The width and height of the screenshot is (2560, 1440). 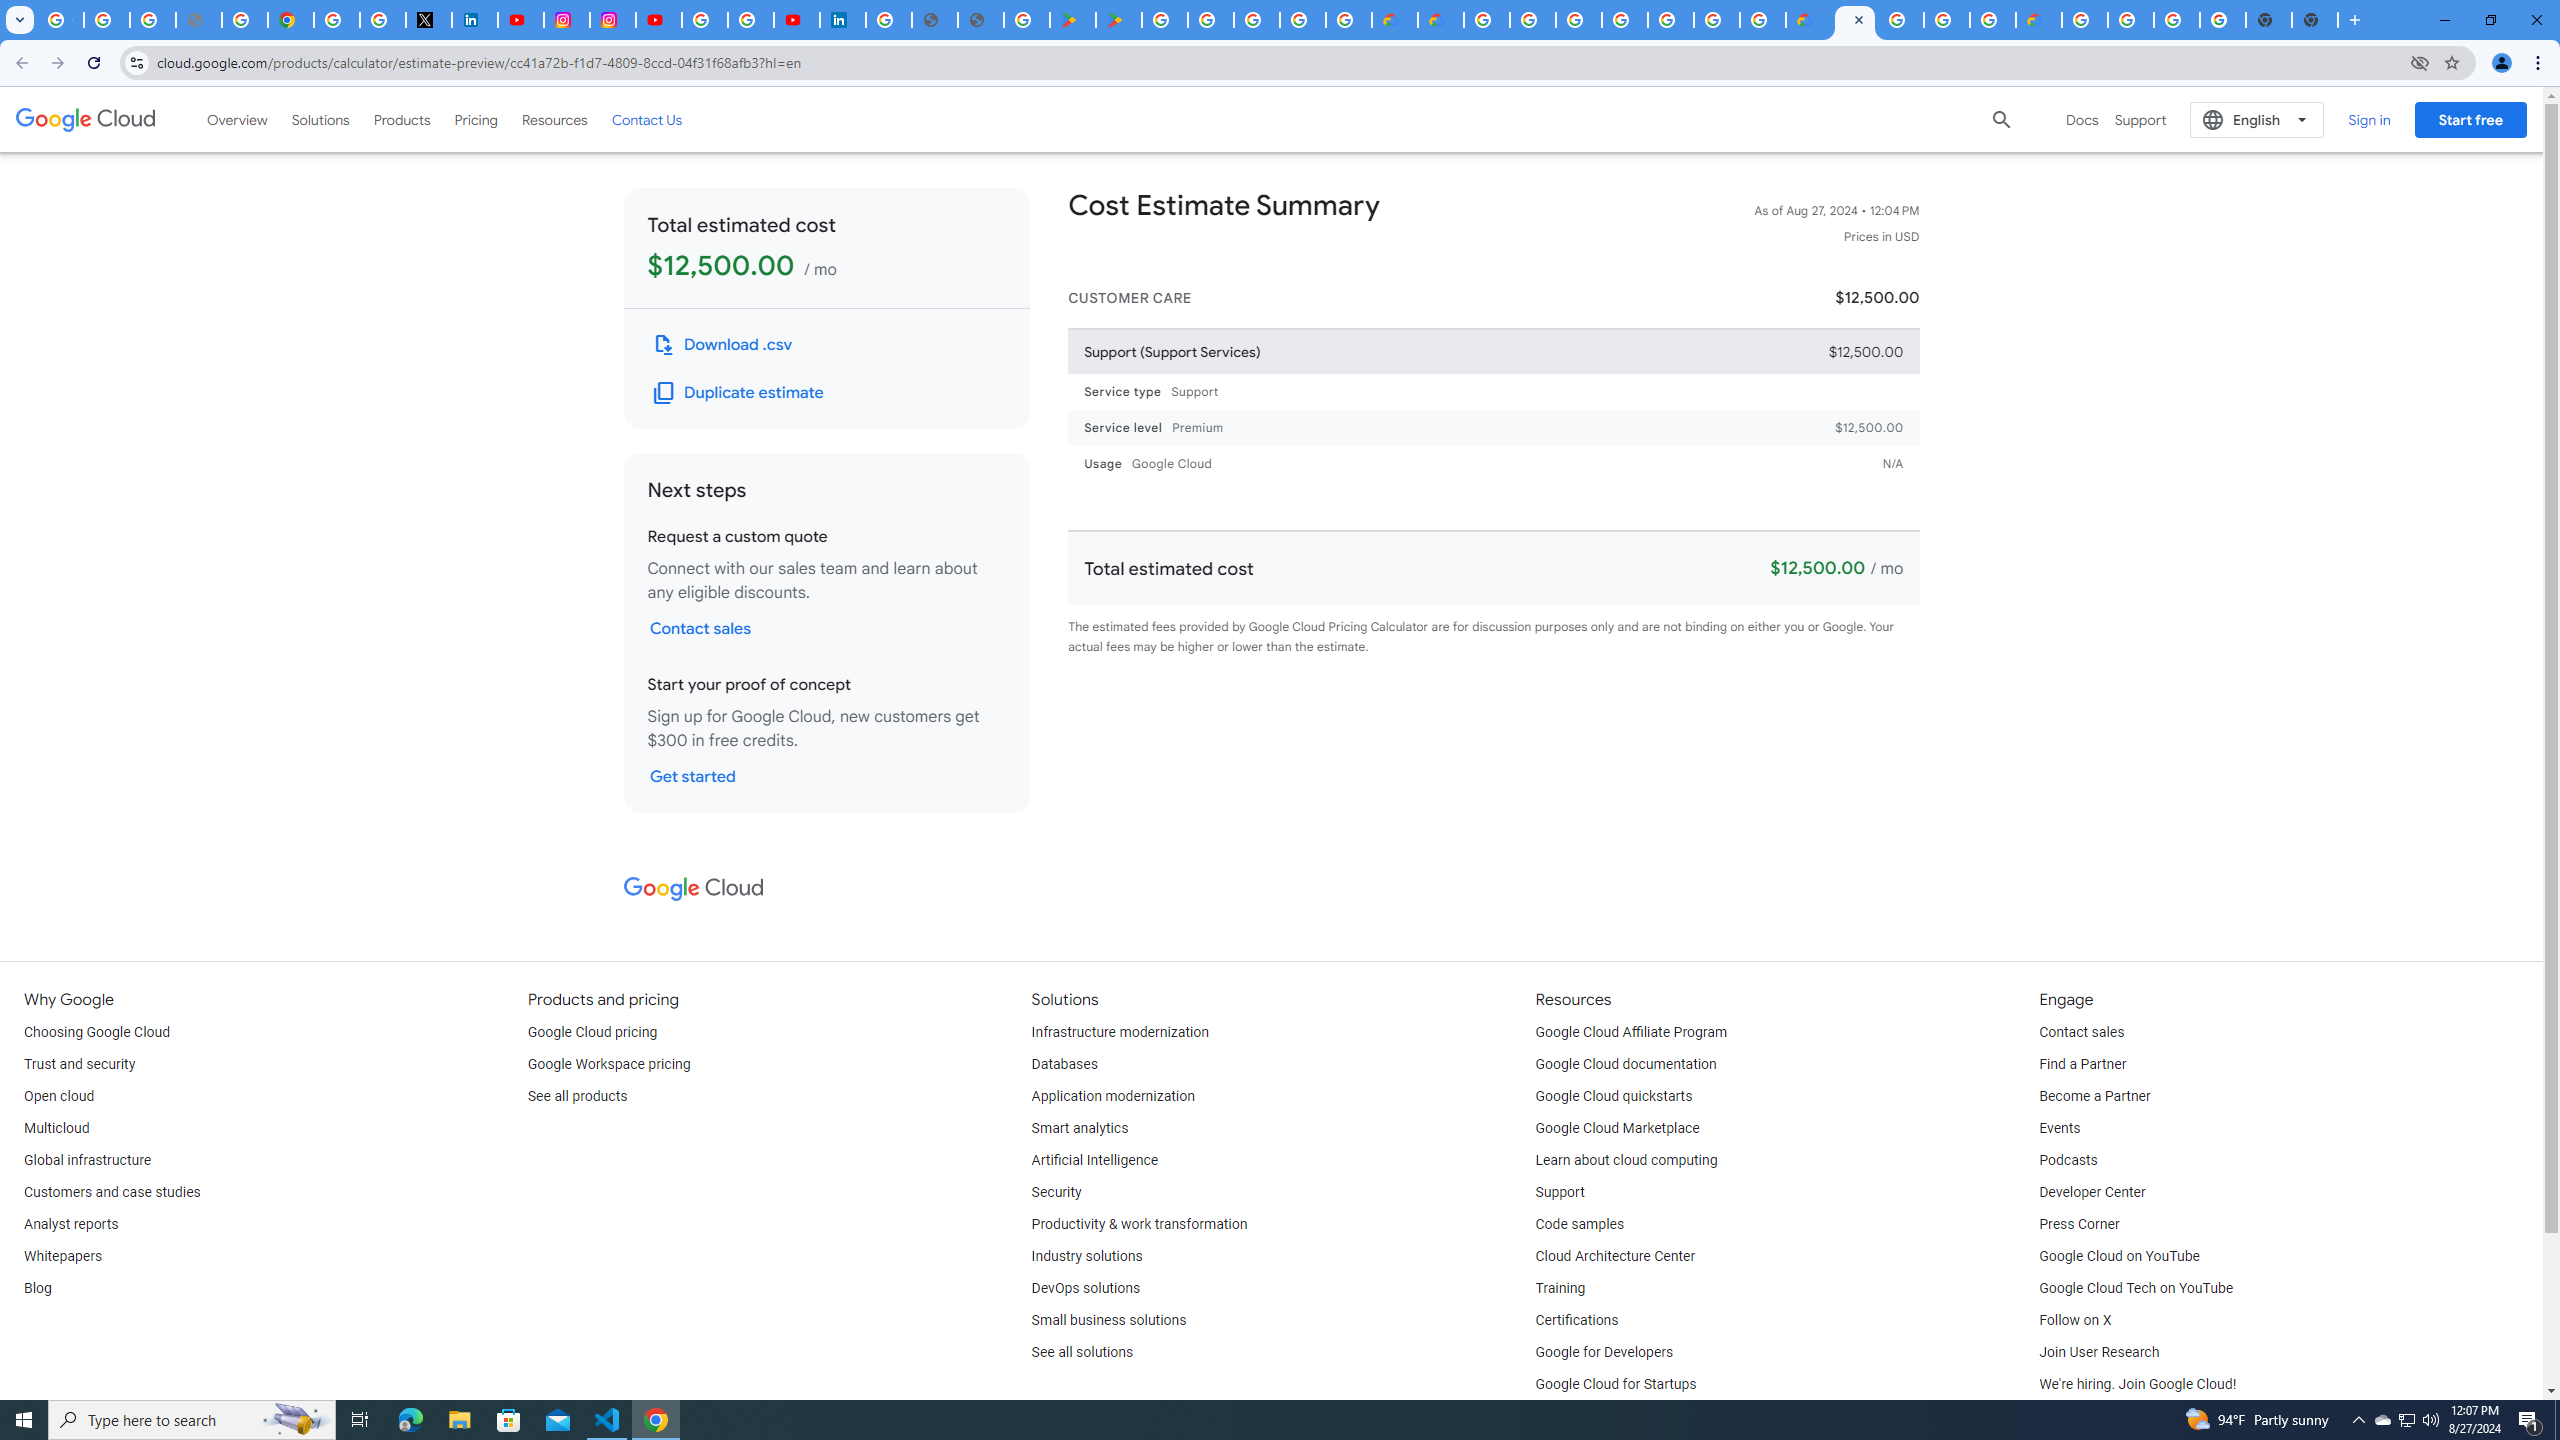 What do you see at coordinates (319, 118) in the screenshot?
I see `'Solutions'` at bounding box center [319, 118].